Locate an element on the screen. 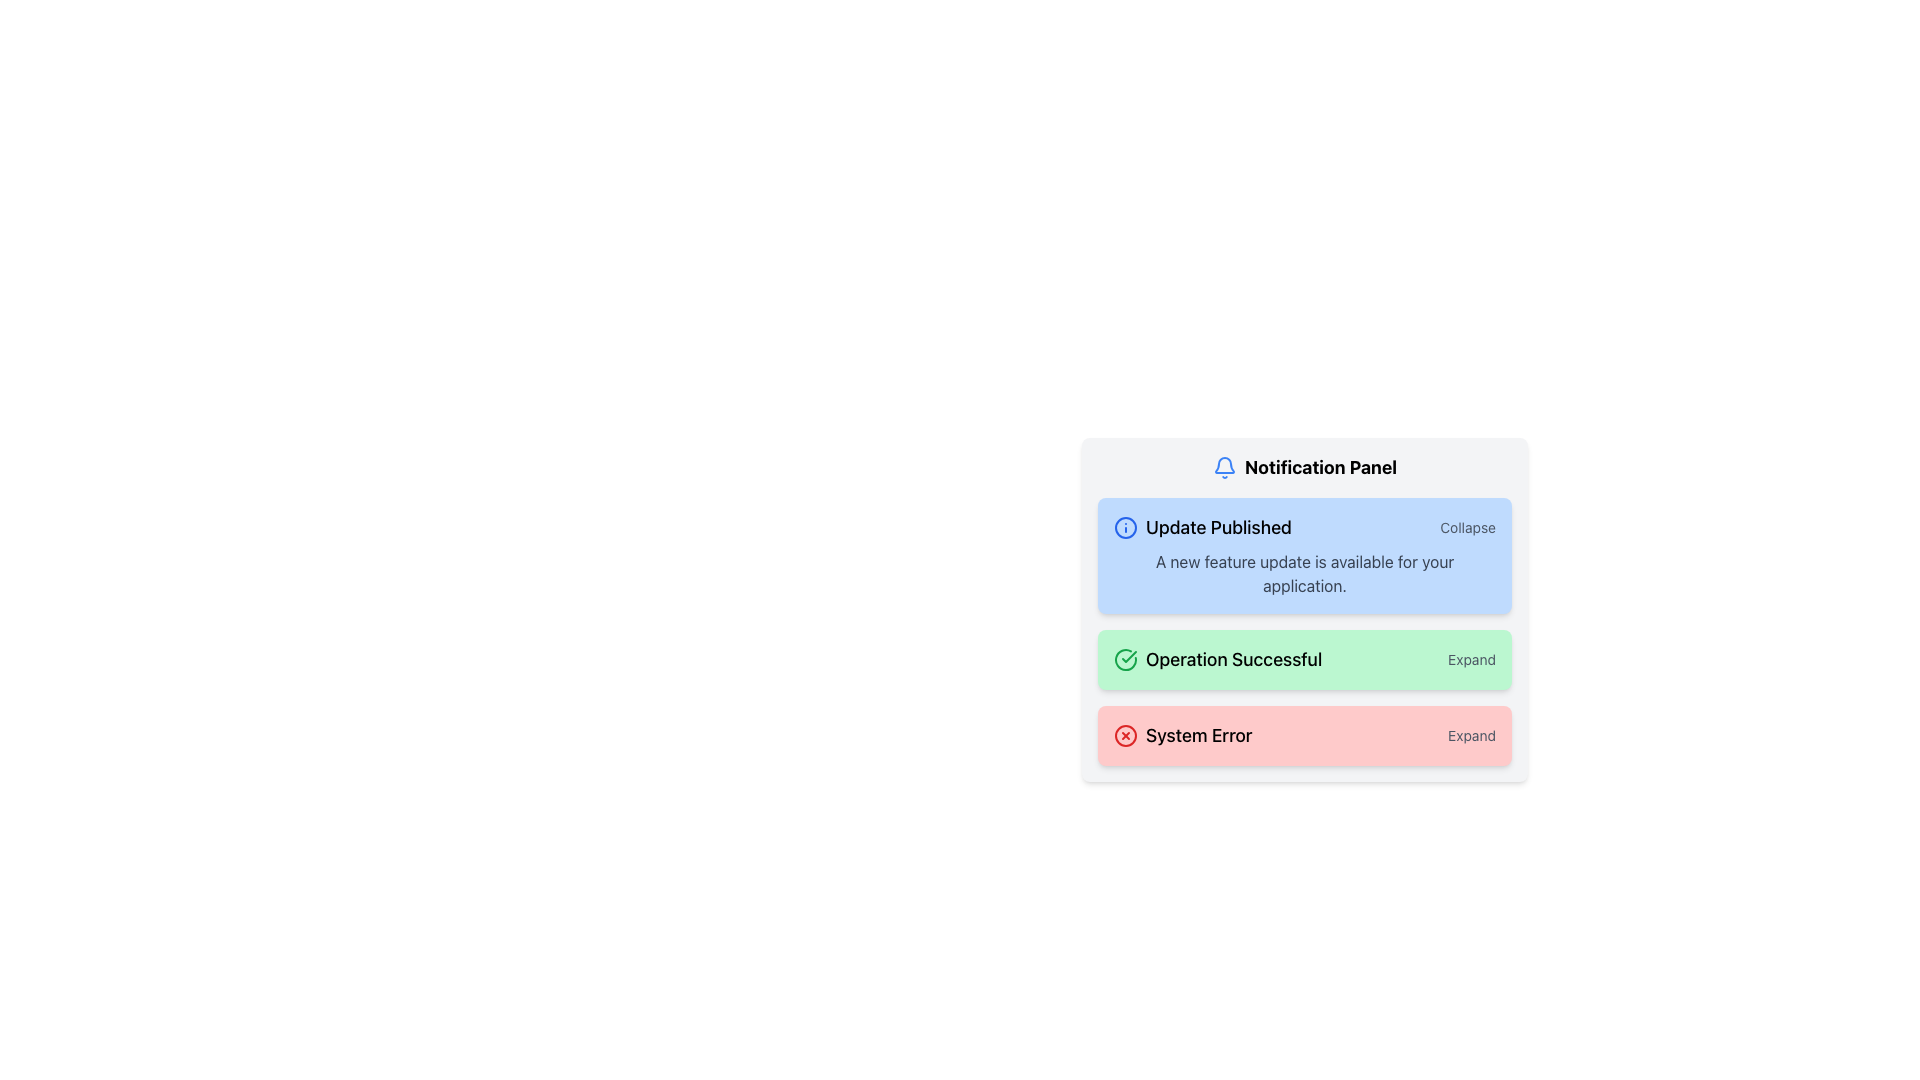 The width and height of the screenshot is (1920, 1080). the button located at the far-right corner of the green notification box labeled 'Operation Successful' is located at coordinates (1472, 659).